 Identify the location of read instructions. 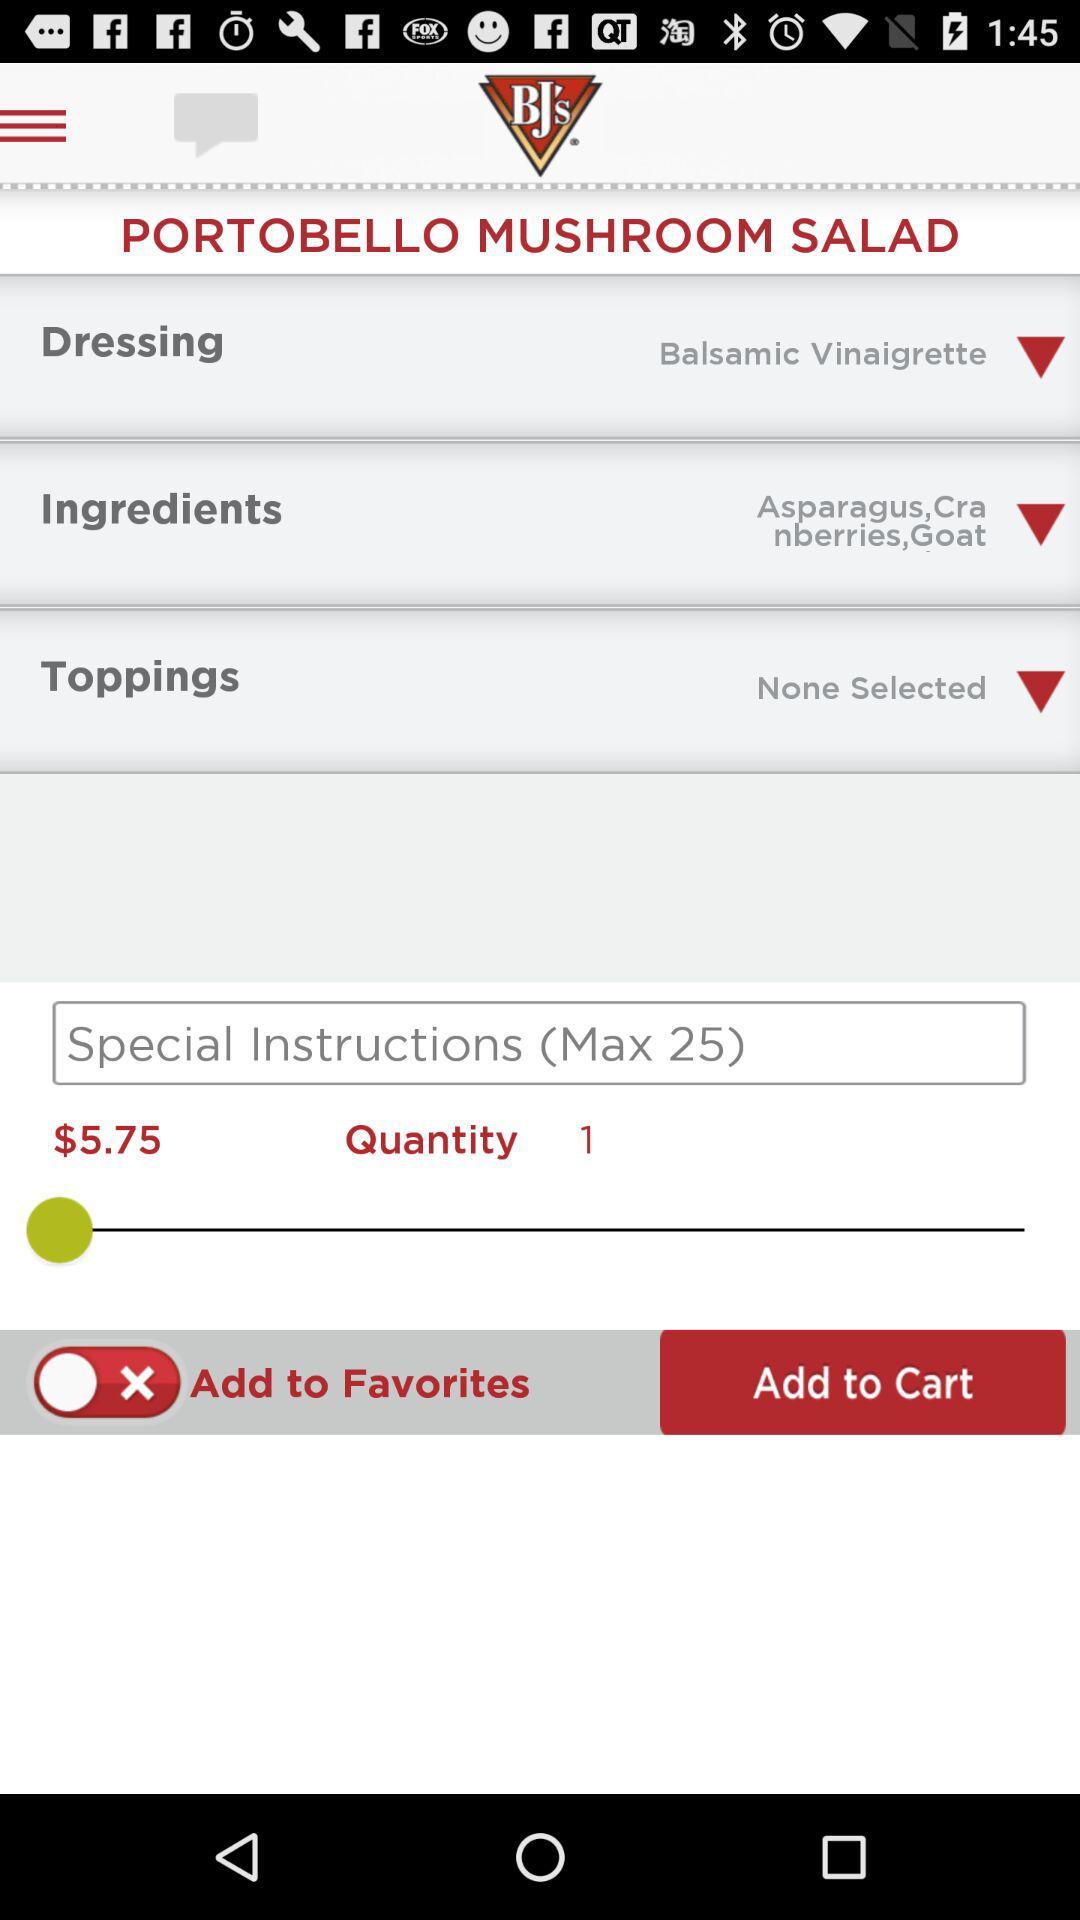
(540, 1042).